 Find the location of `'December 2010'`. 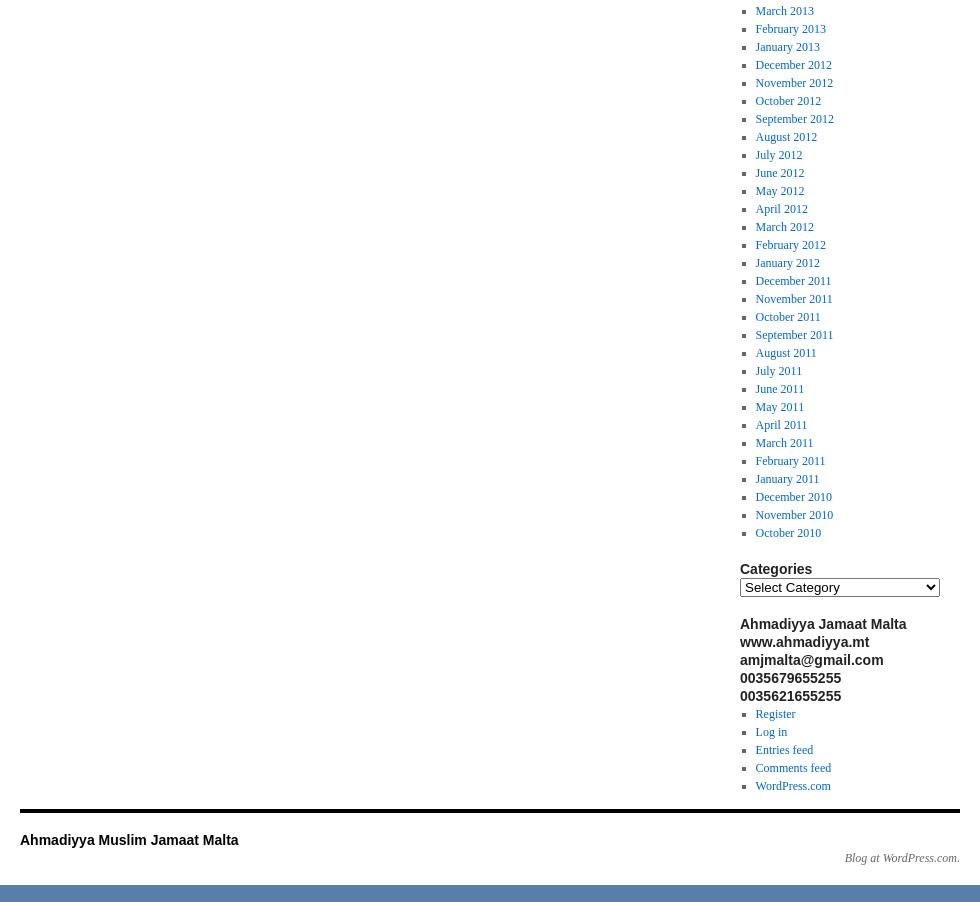

'December 2010' is located at coordinates (754, 495).